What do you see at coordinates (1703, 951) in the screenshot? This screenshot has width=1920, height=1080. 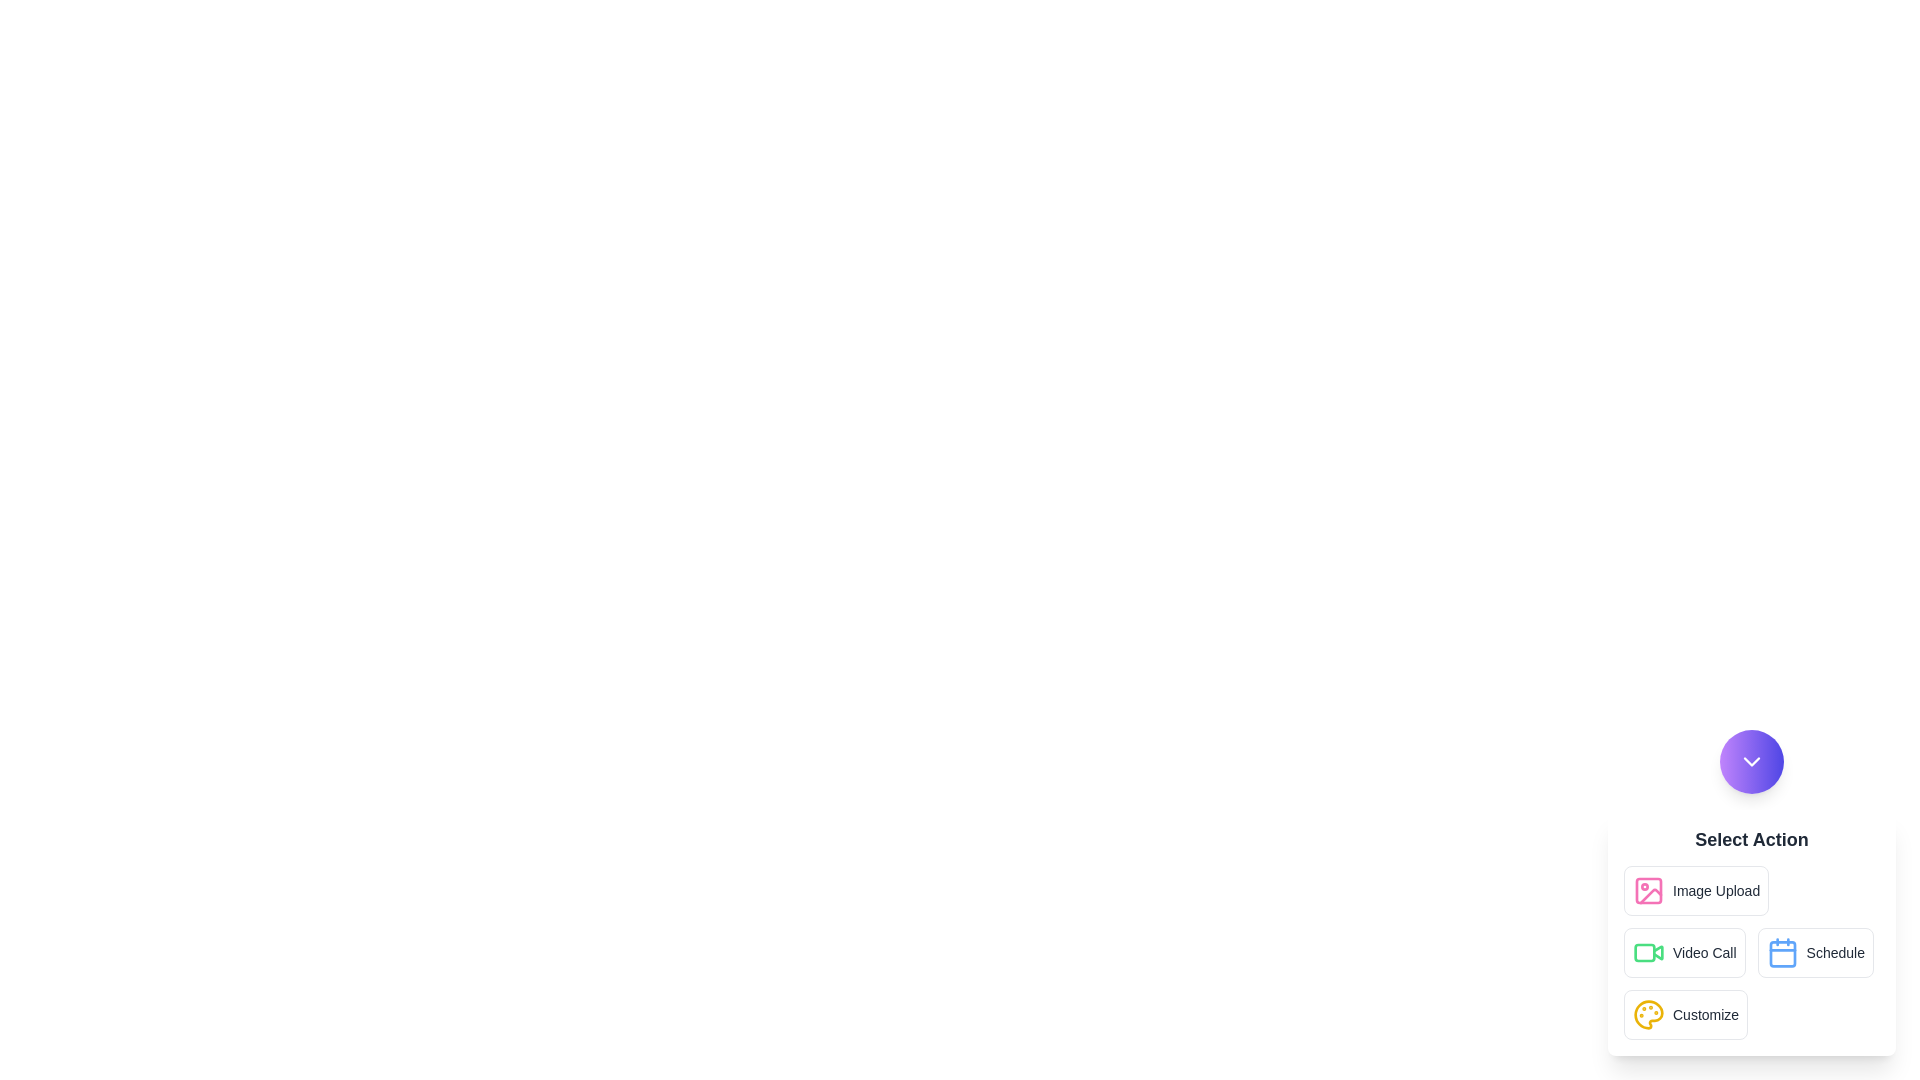 I see `the 'Video Call' text label, which is a small, bold dark gray label positioned to the right of a green video camera icon` at bounding box center [1703, 951].